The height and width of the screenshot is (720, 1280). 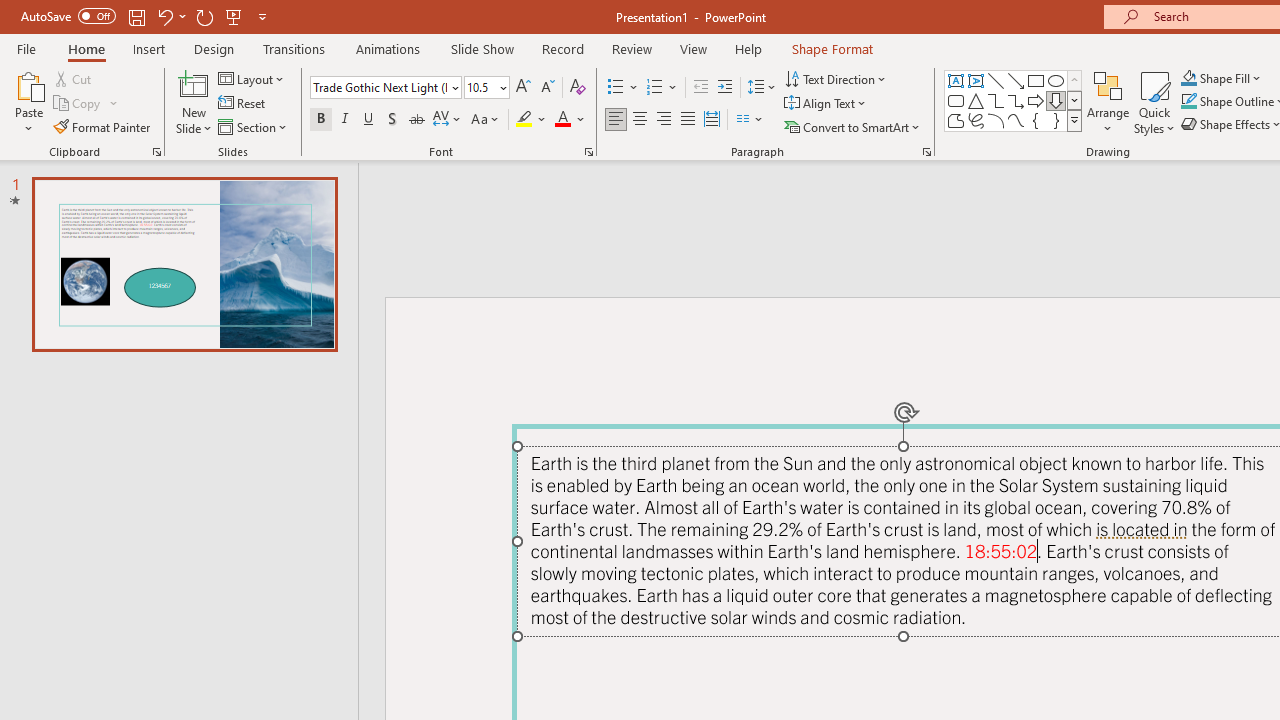 I want to click on 'Arrange', so click(x=1107, y=103).